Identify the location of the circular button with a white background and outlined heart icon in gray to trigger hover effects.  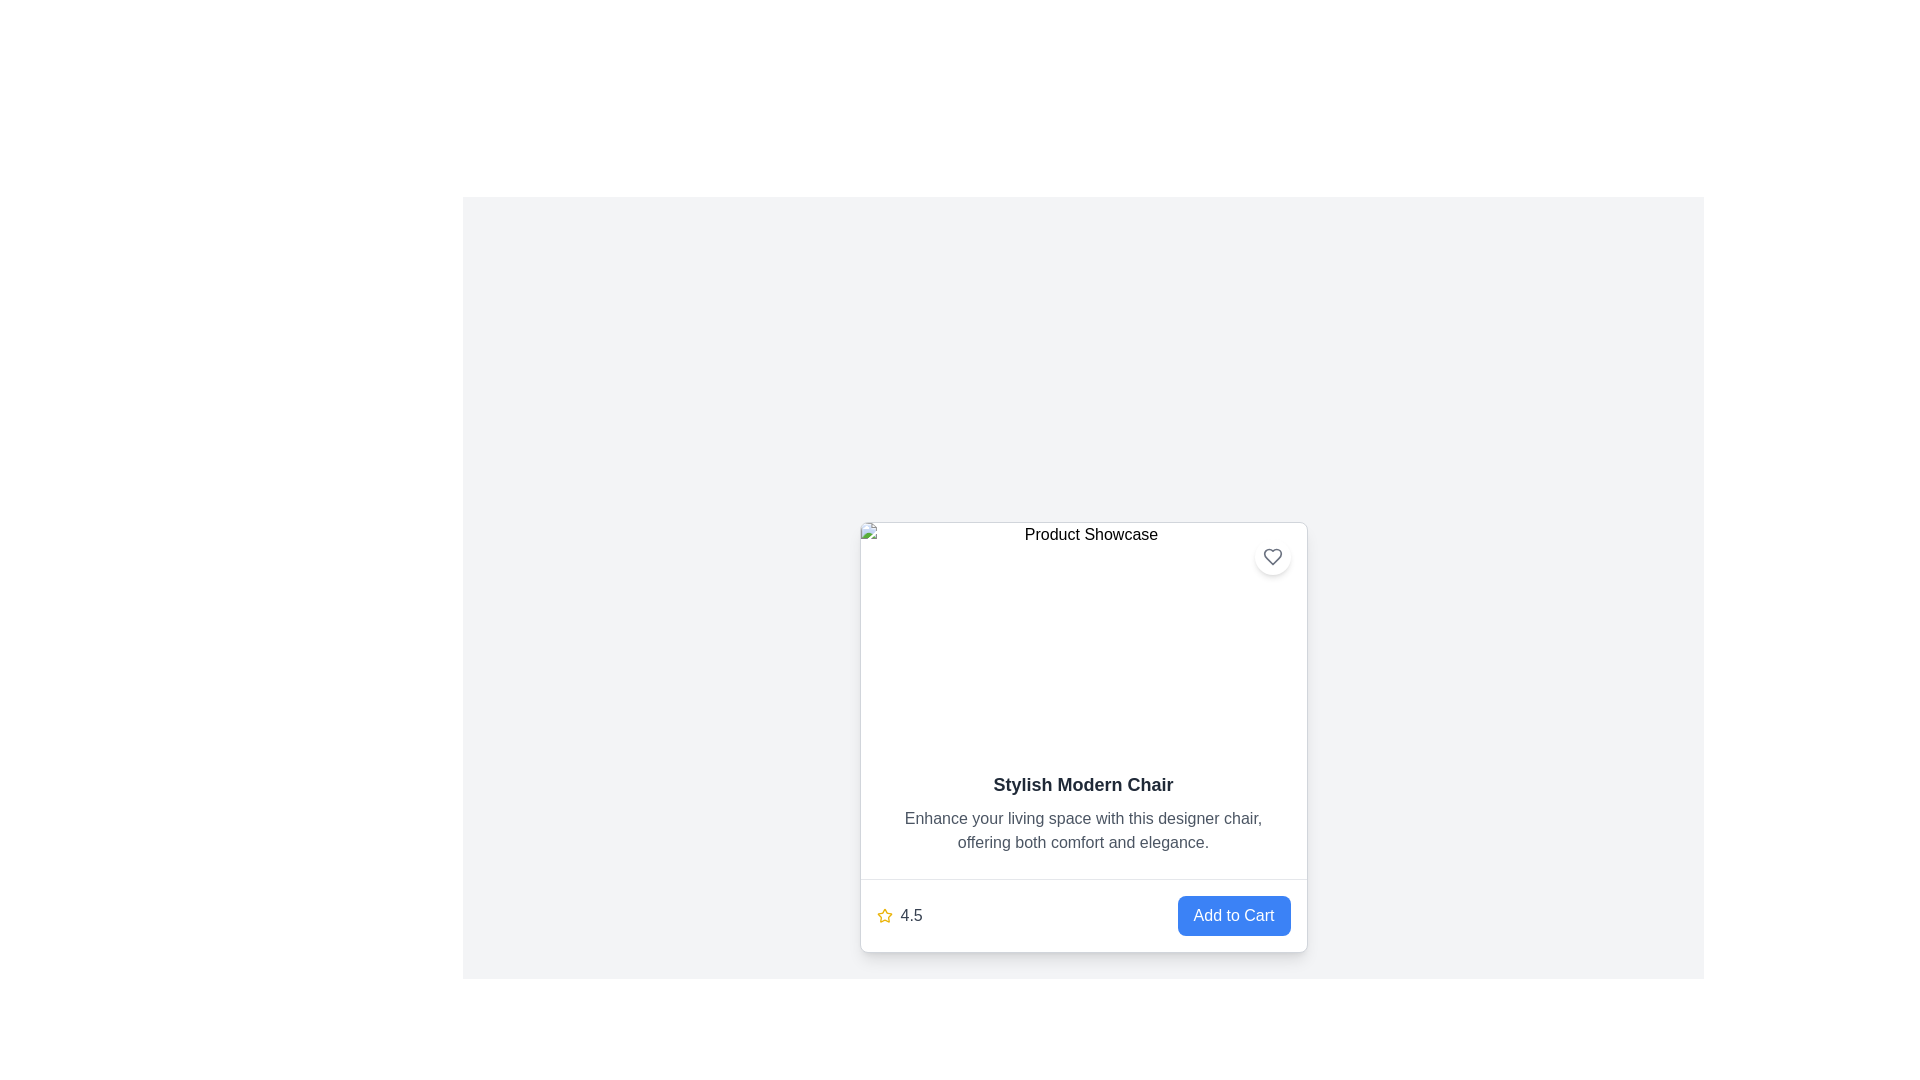
(1271, 556).